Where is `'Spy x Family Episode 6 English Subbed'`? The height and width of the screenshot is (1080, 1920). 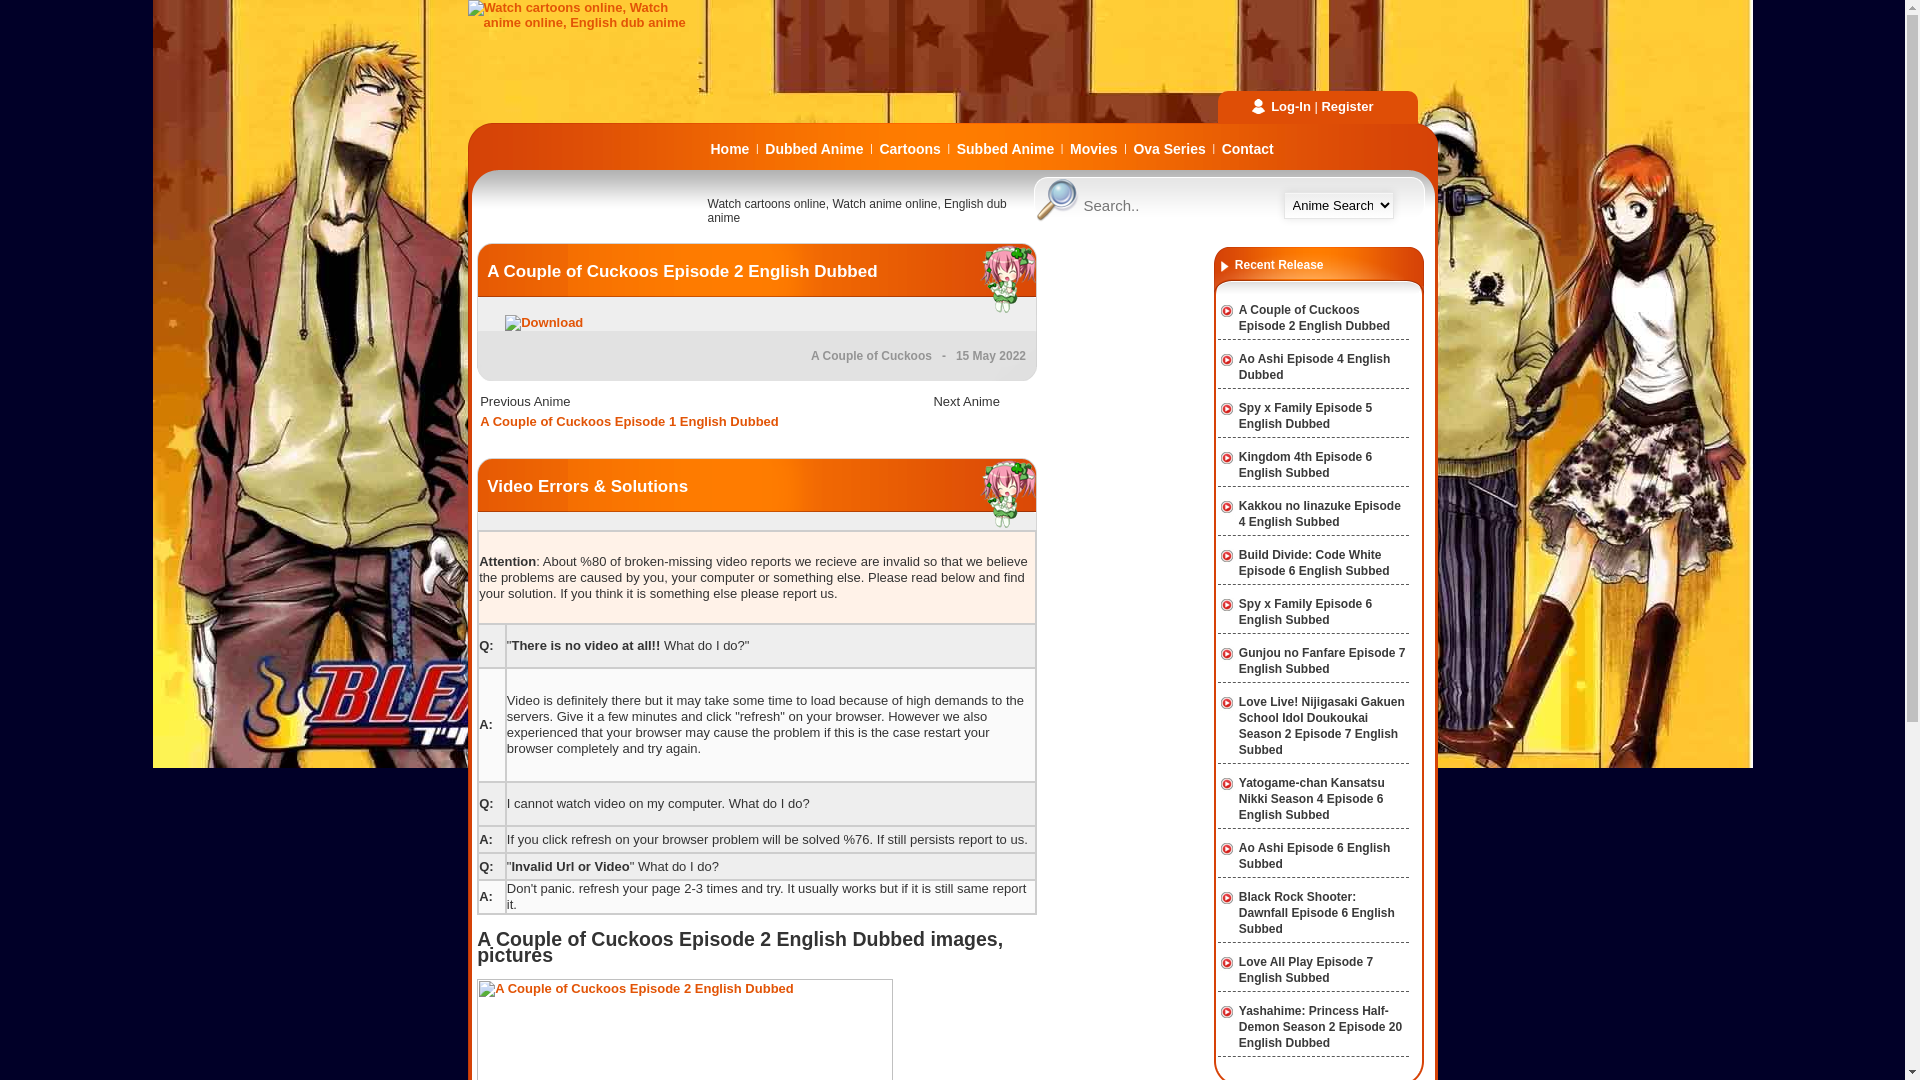
'Spy x Family Episode 6 English Subbed' is located at coordinates (1305, 611).